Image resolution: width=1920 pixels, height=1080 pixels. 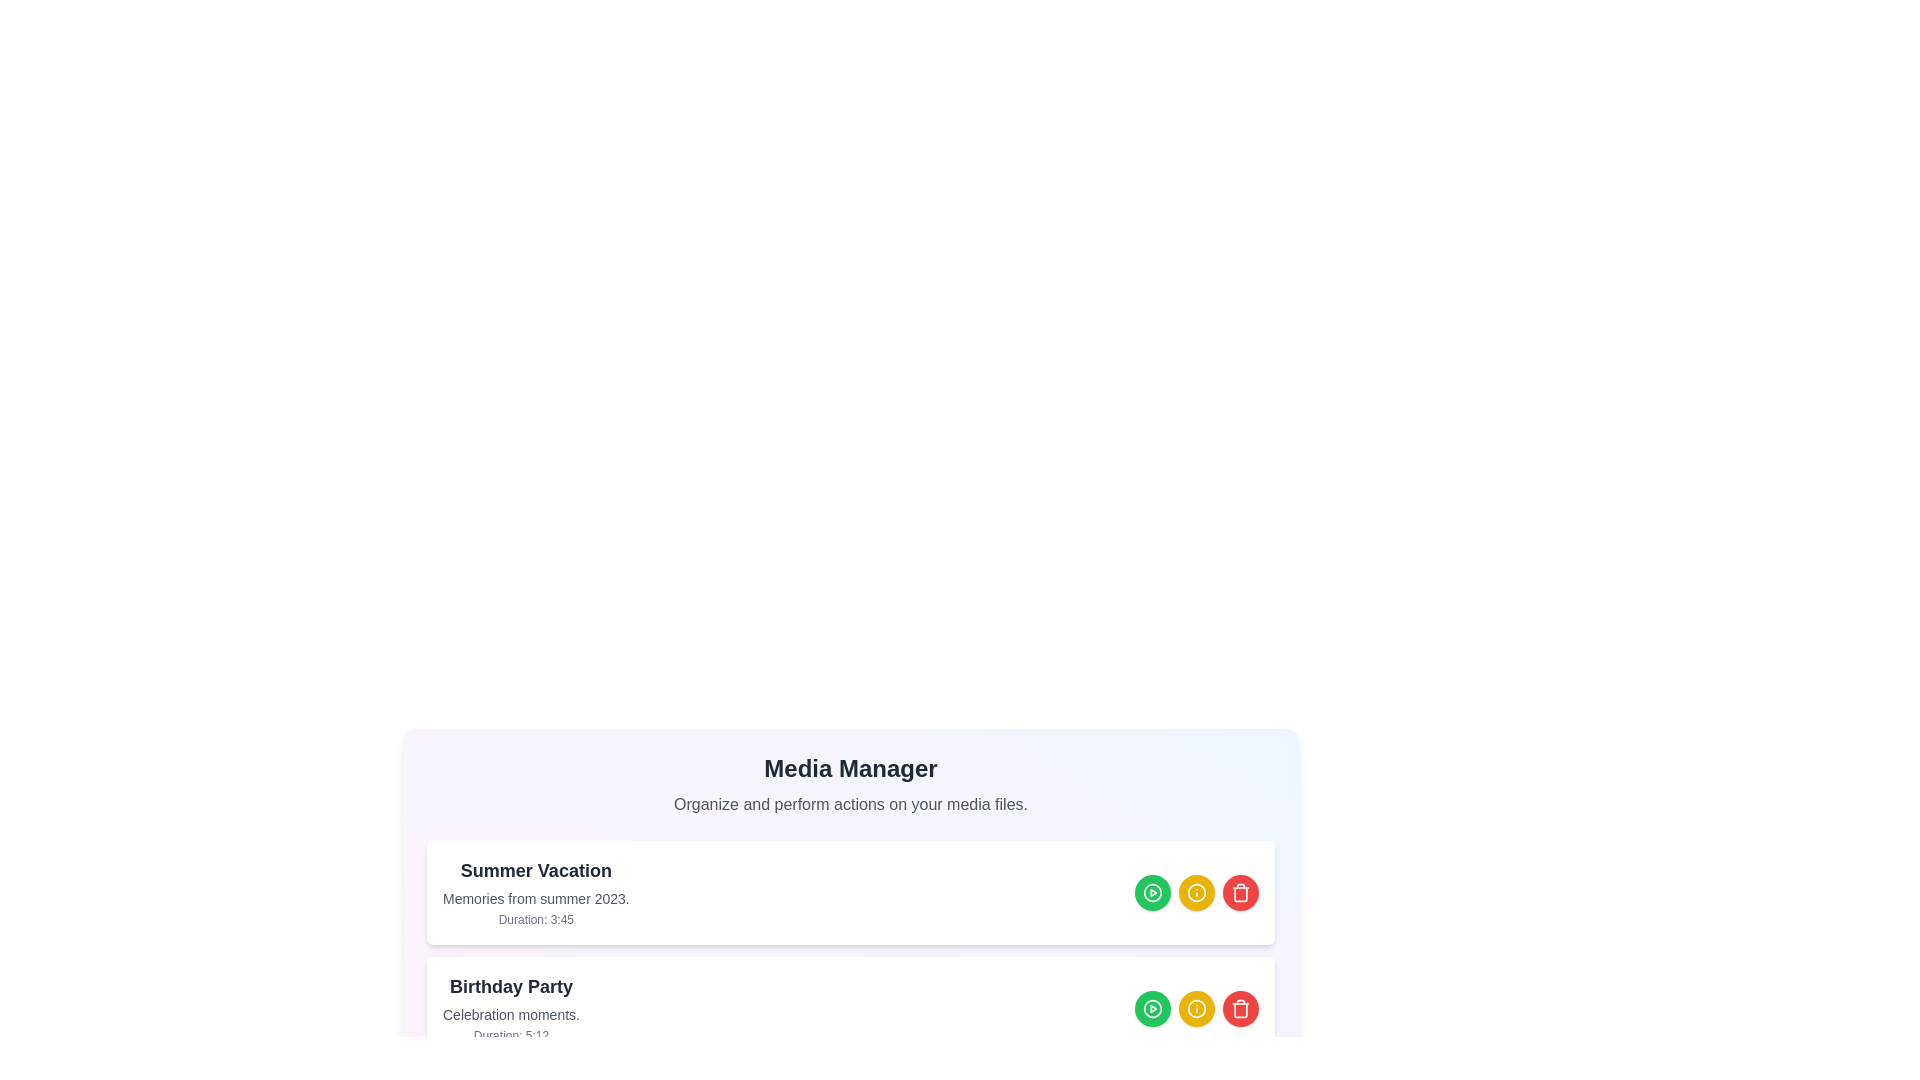 I want to click on the info button for the media item titled 'Summer Vacation' to view its details, so click(x=1196, y=892).